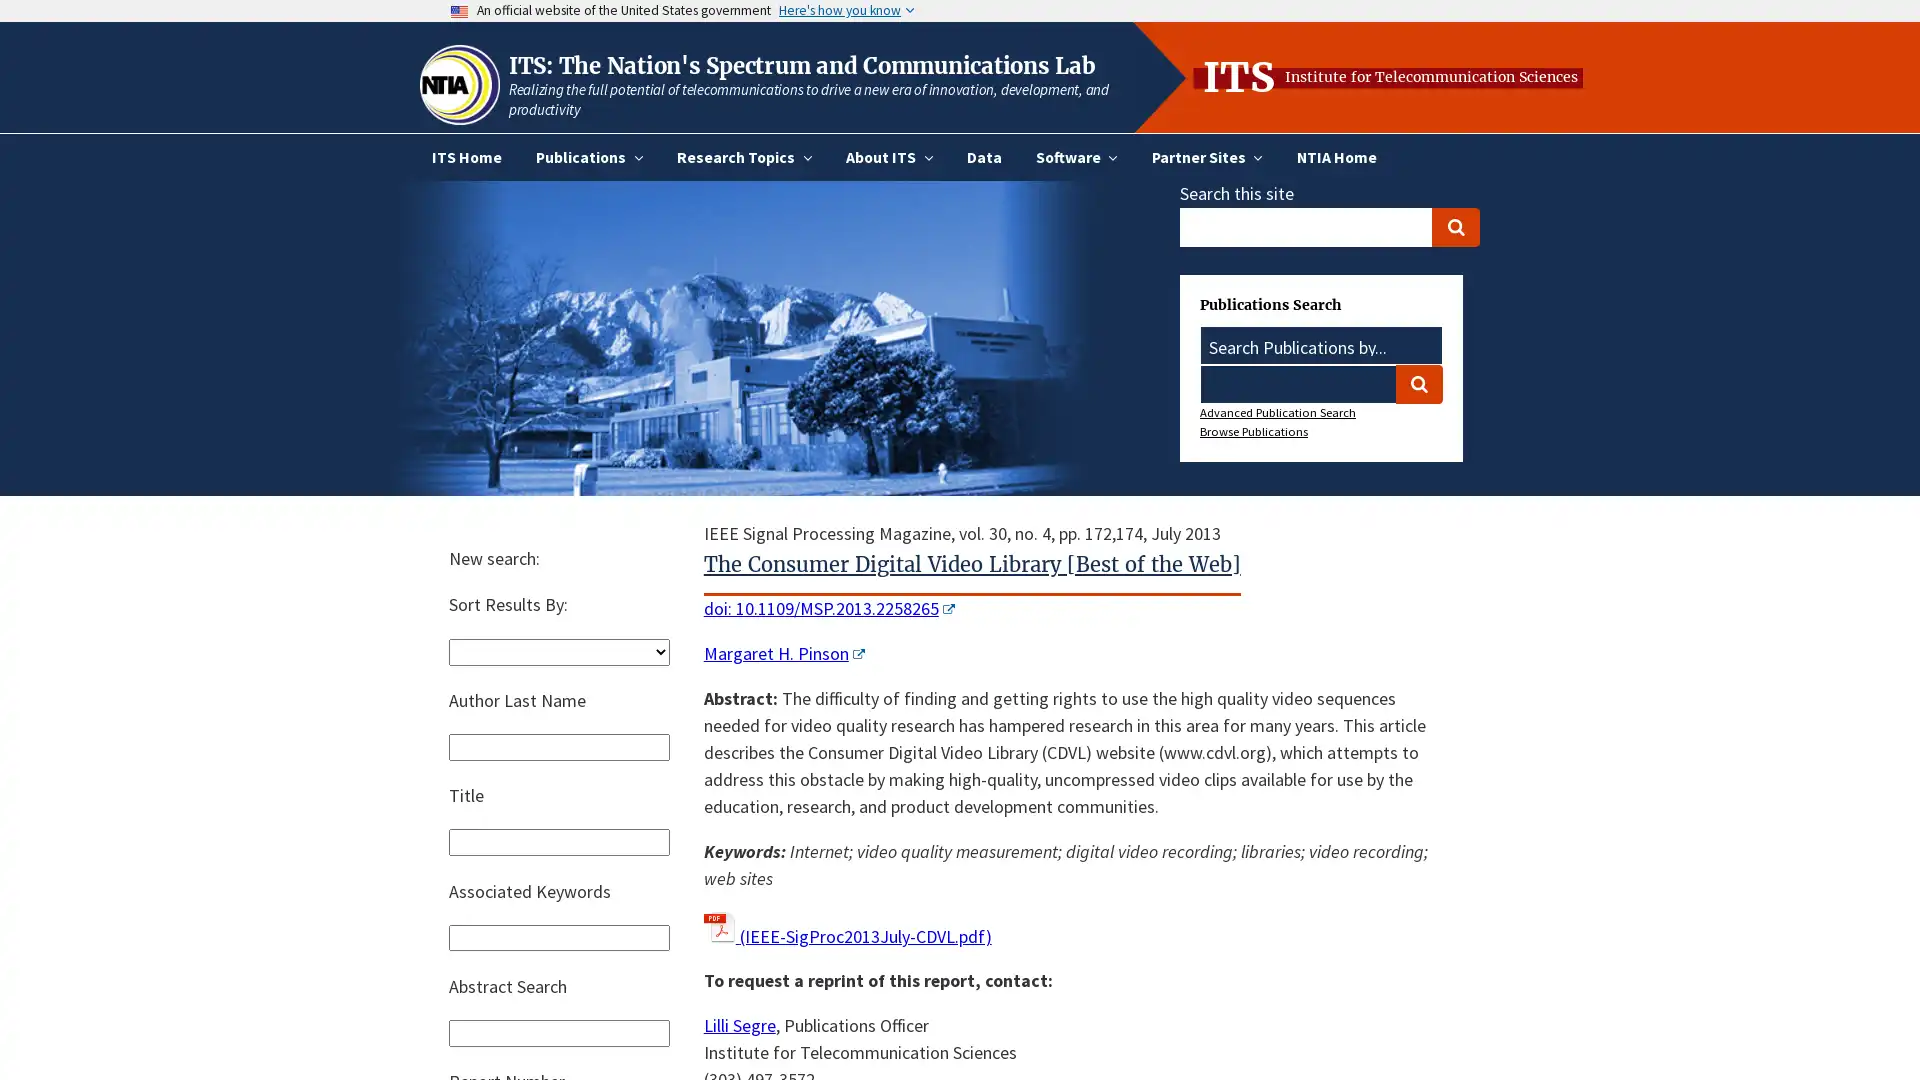  I want to click on Software, so click(1074, 156).